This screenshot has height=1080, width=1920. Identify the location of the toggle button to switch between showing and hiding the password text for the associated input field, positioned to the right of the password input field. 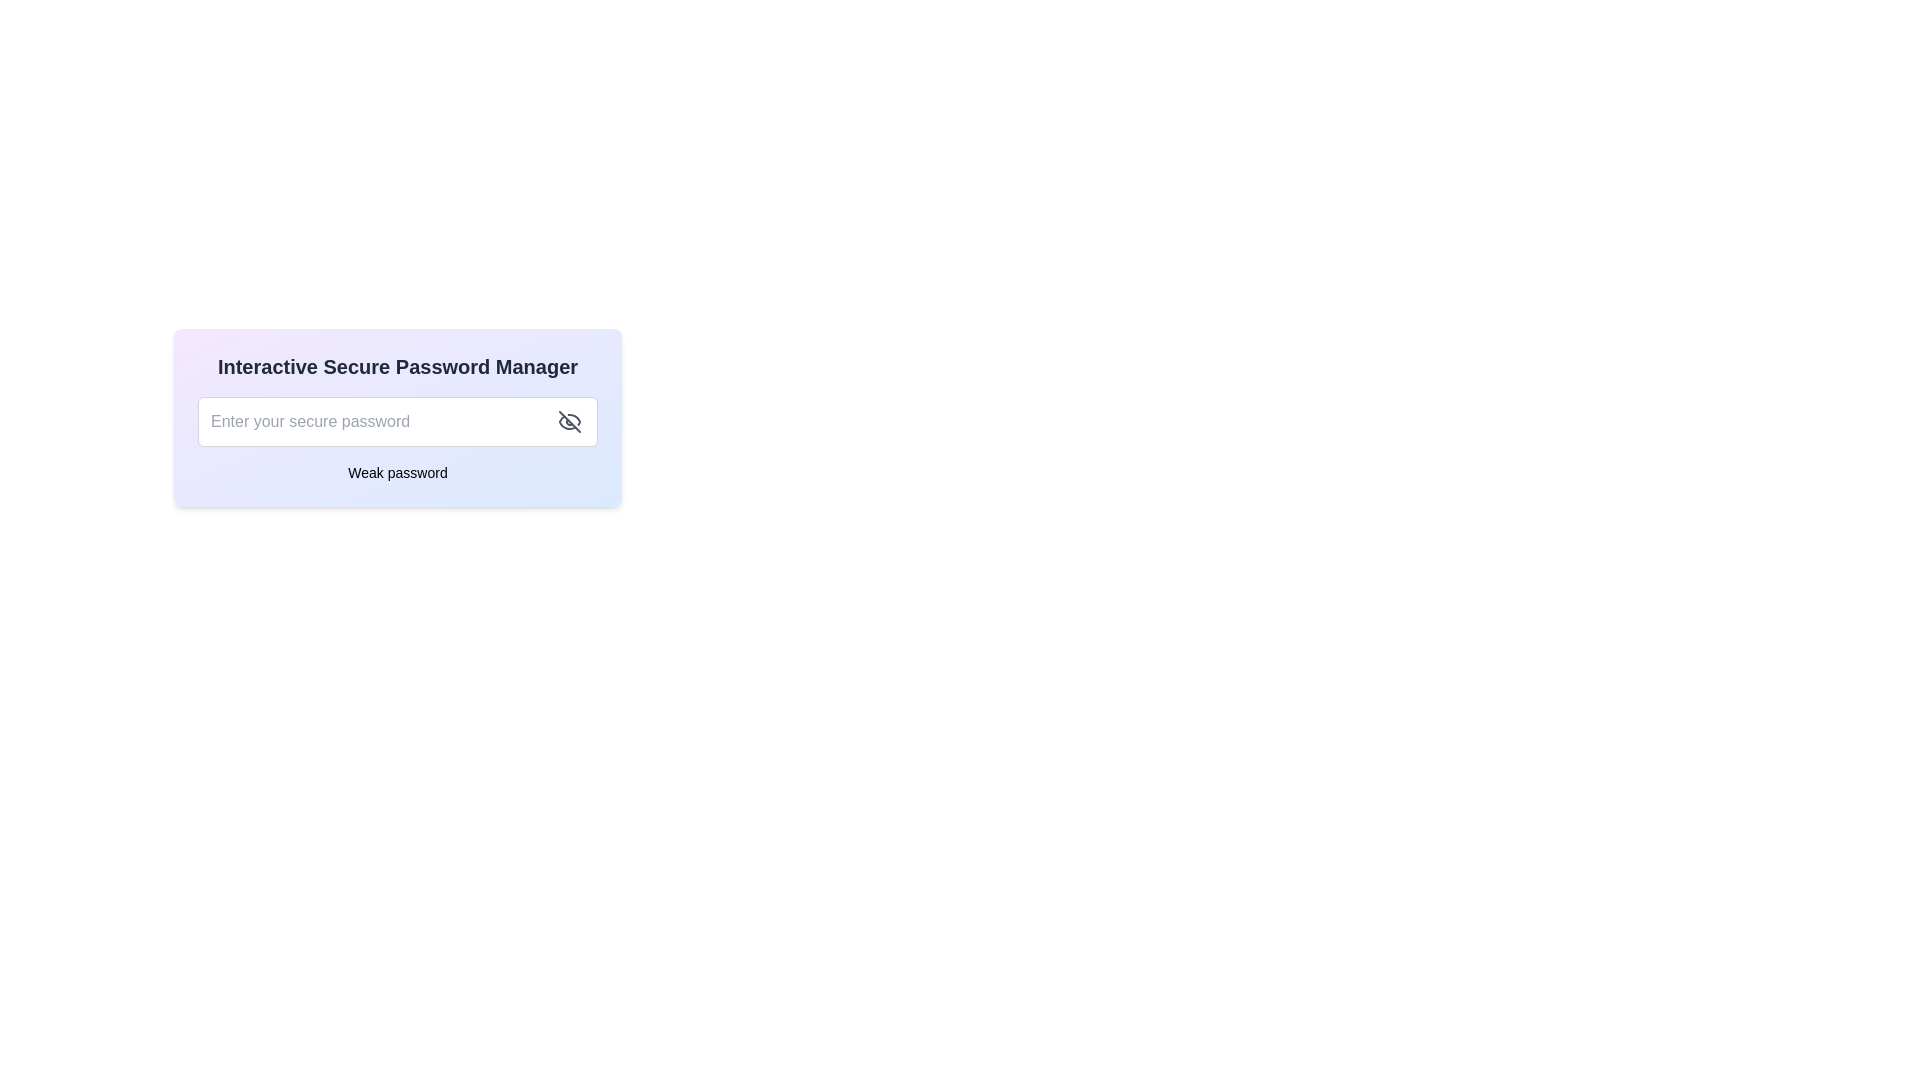
(569, 420).